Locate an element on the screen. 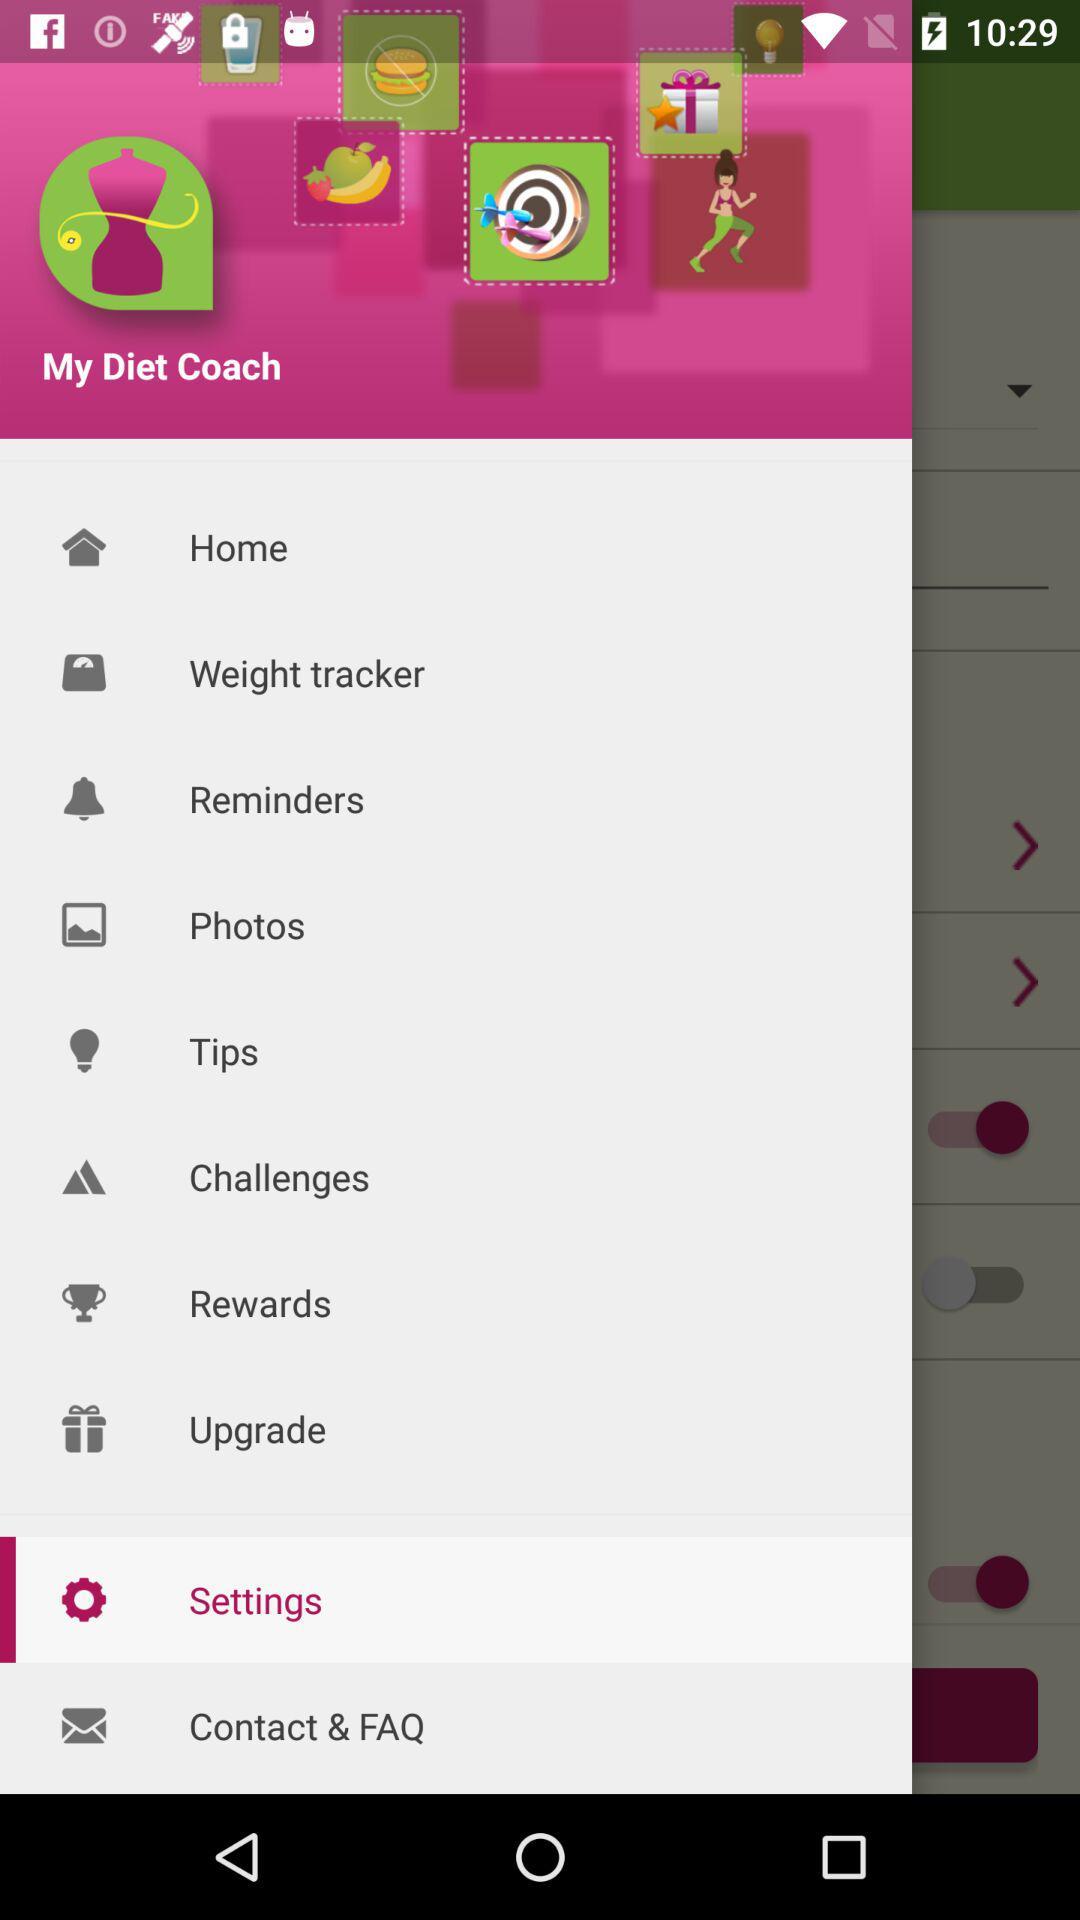 The width and height of the screenshot is (1080, 1920). reminder icon is located at coordinates (83, 797).